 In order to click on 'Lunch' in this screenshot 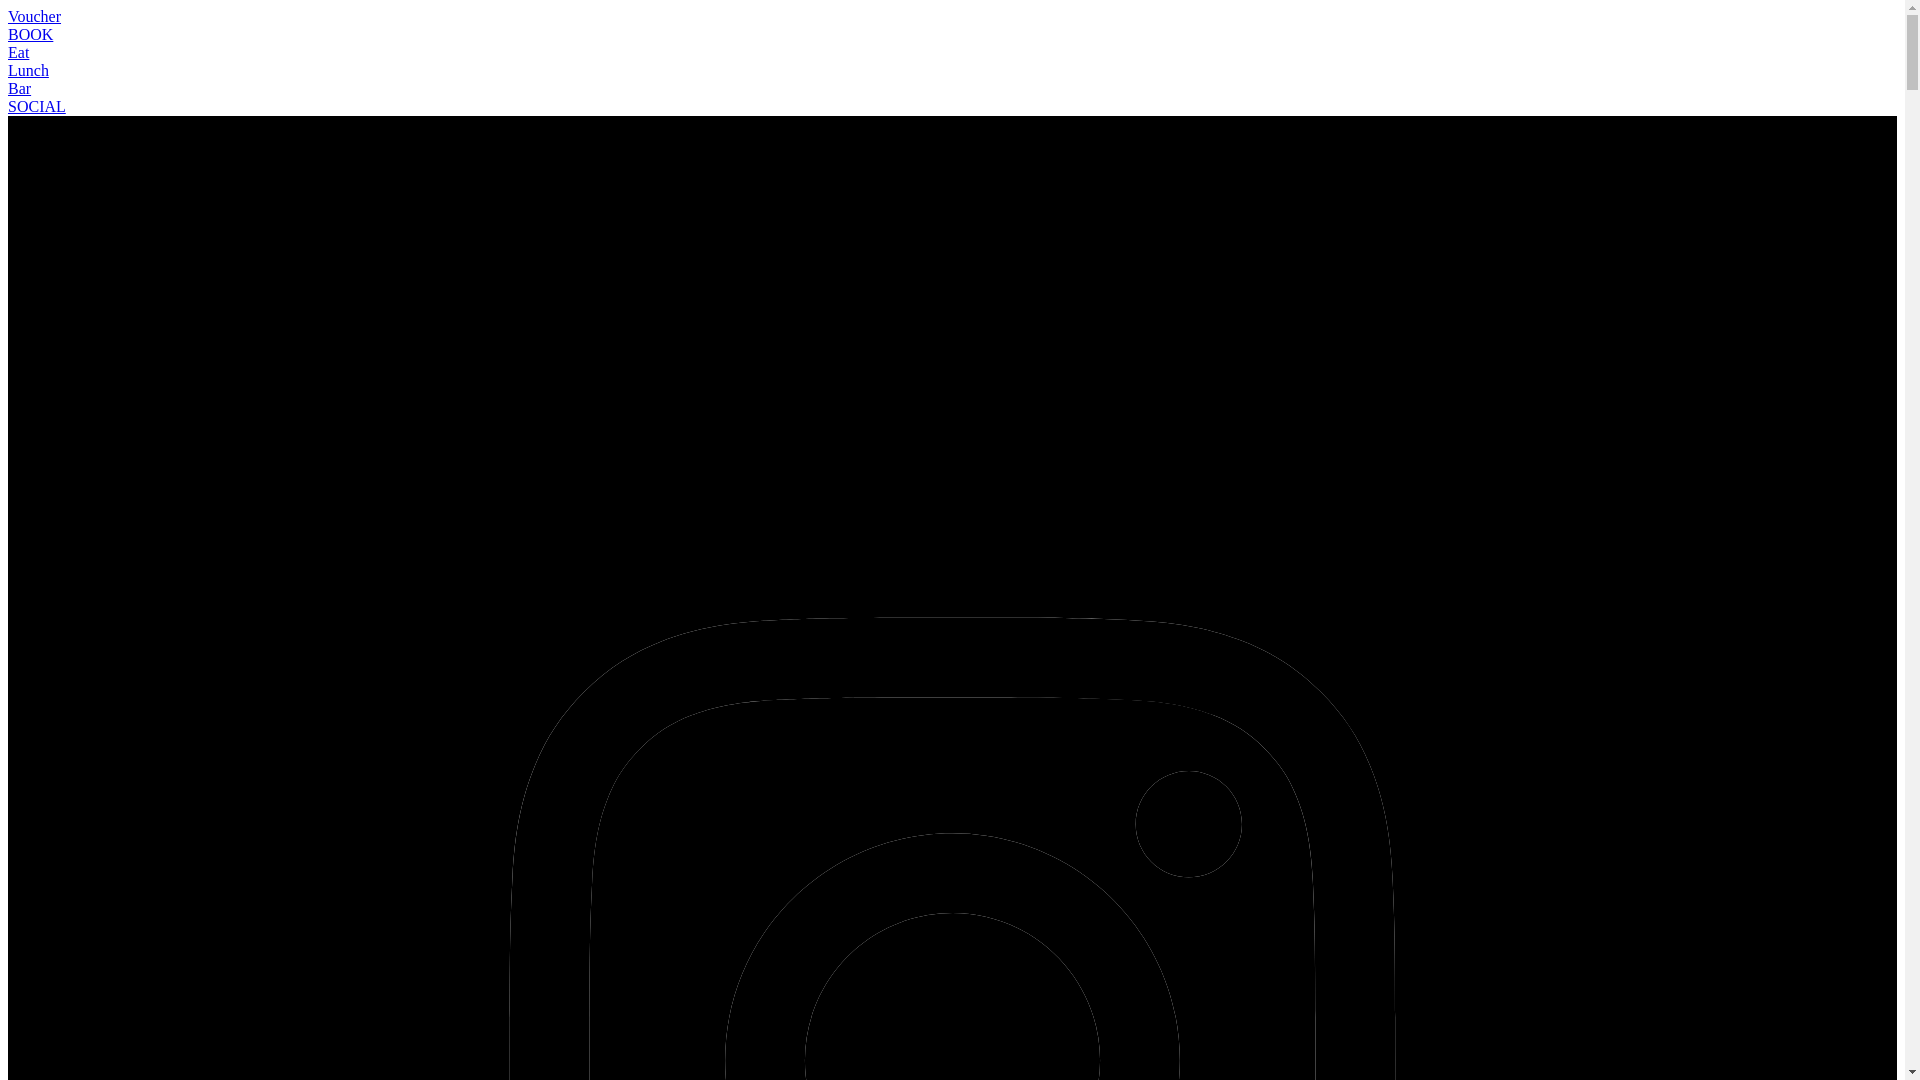, I will do `click(28, 69)`.